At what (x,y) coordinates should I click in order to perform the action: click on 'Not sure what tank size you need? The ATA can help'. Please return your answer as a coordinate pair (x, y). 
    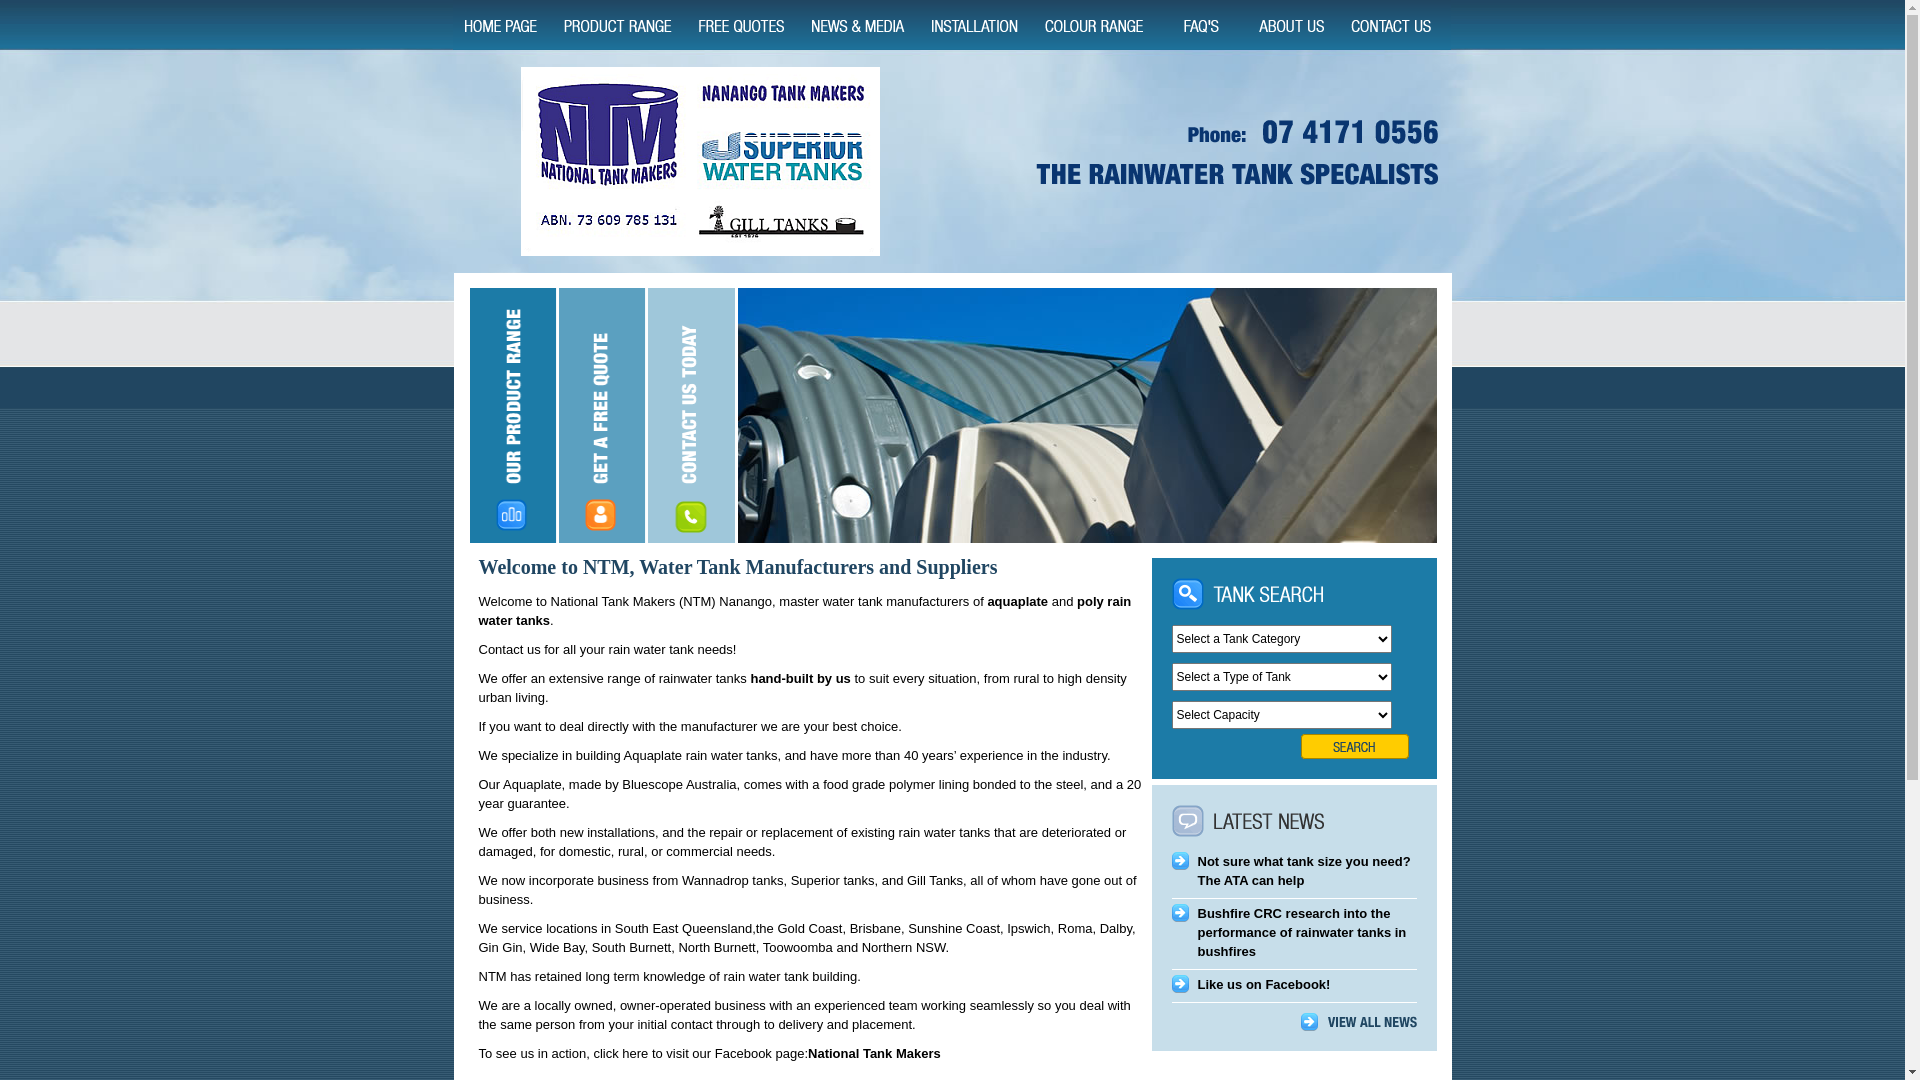
    Looking at the image, I should click on (1304, 870).